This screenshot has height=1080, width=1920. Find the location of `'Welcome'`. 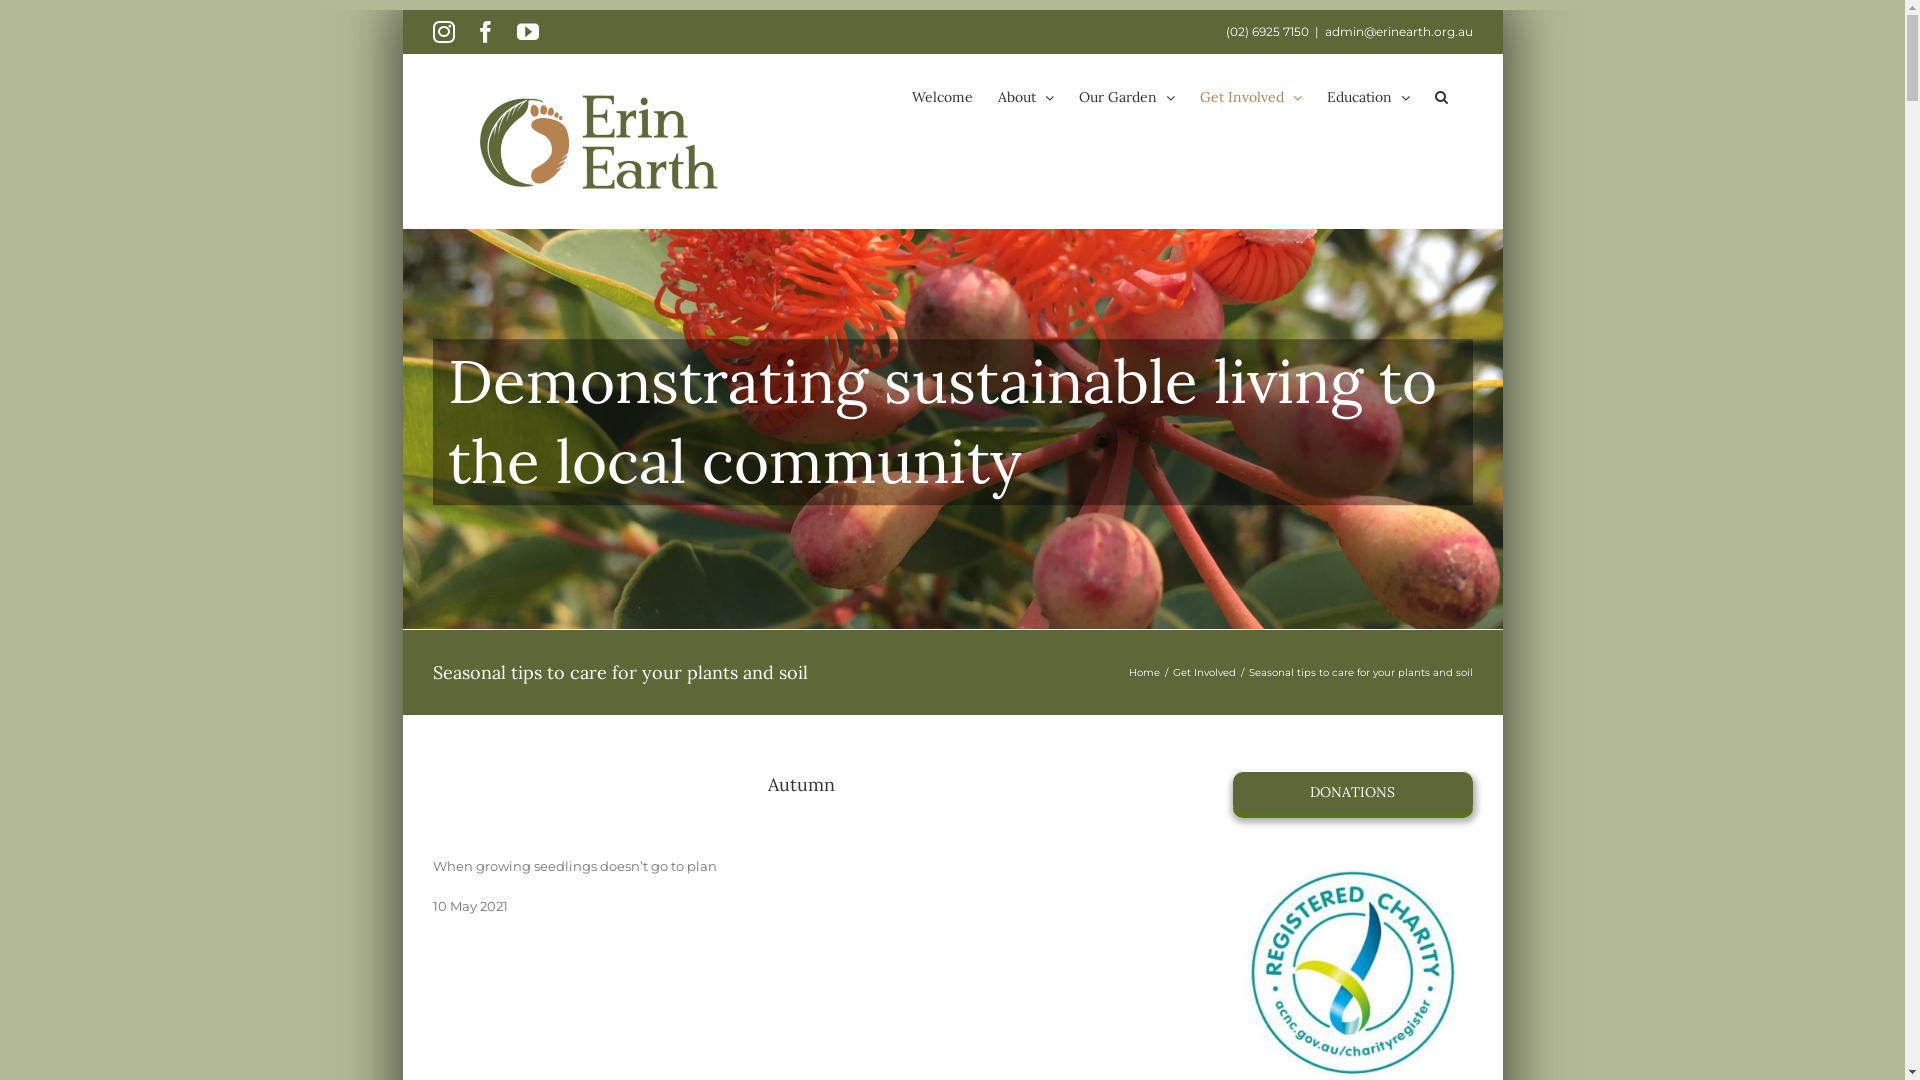

'Welcome' is located at coordinates (911, 96).